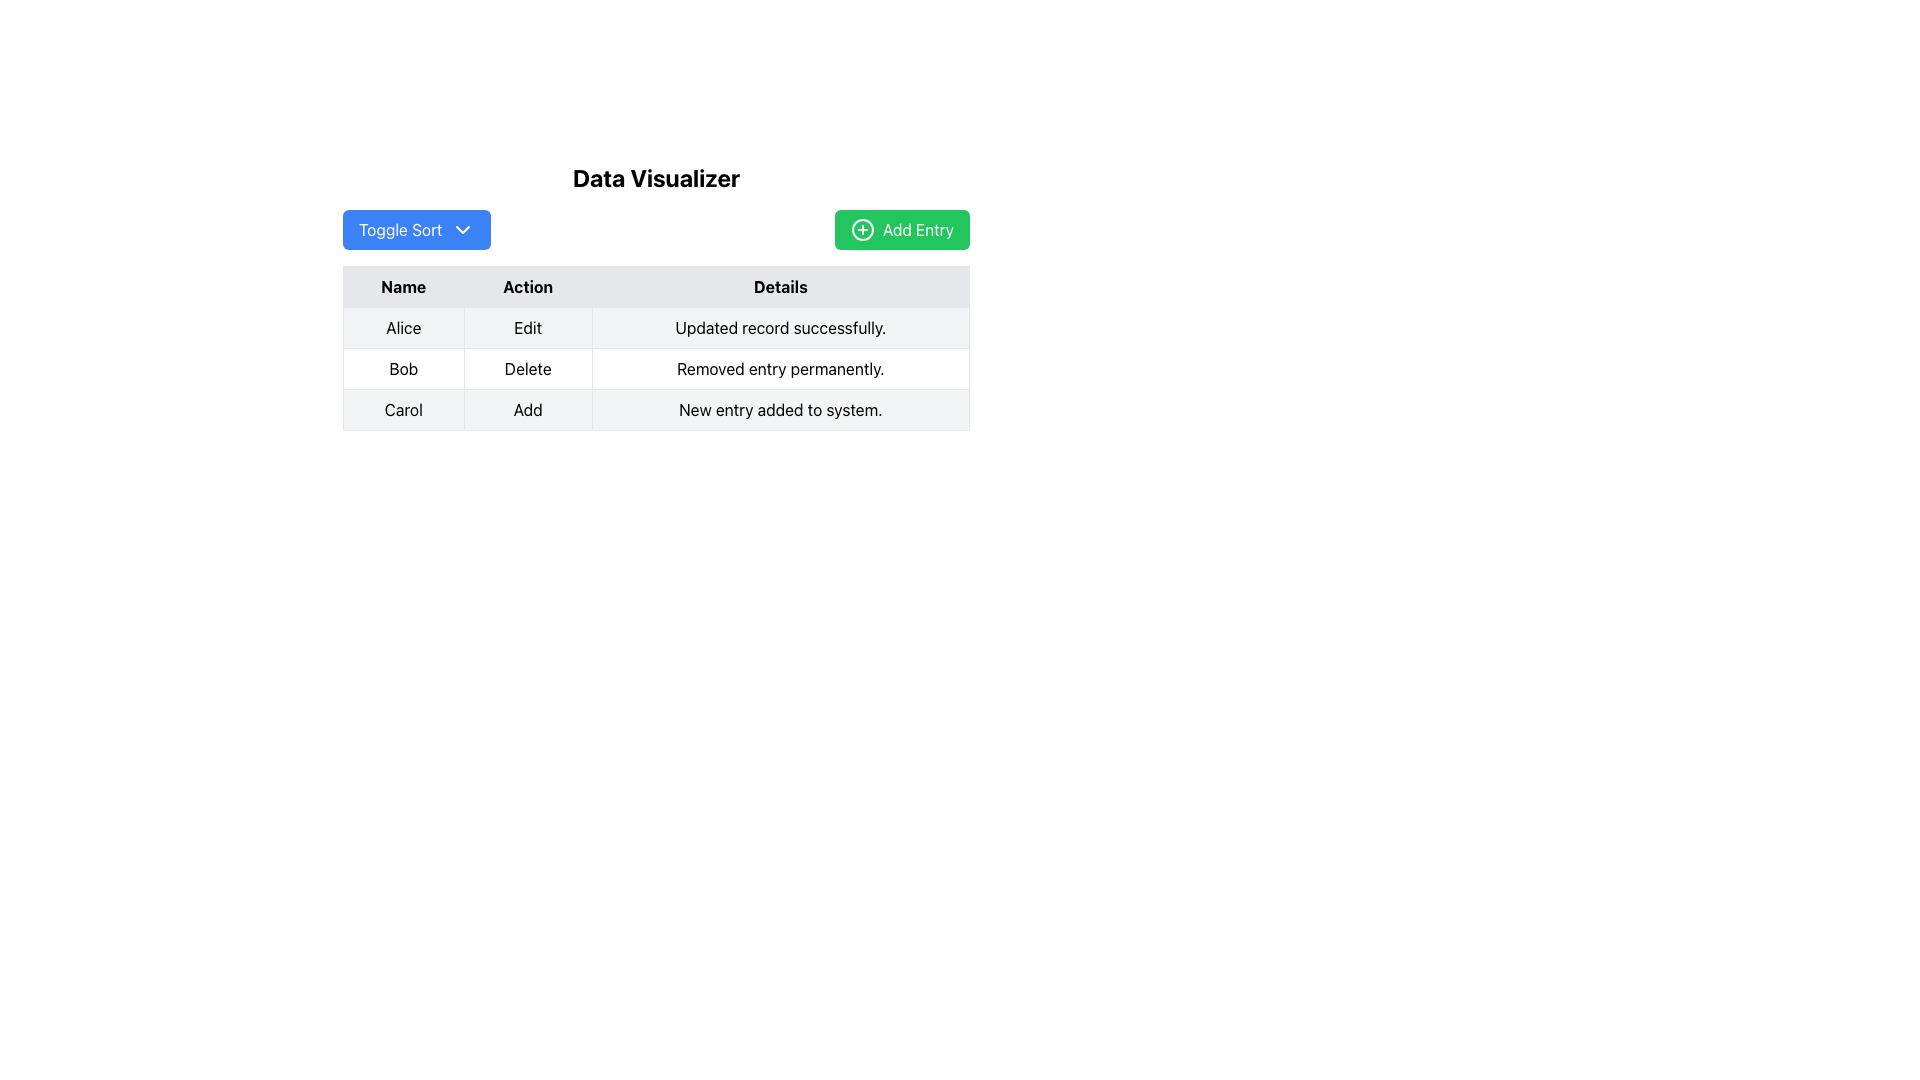  Describe the element at coordinates (901, 229) in the screenshot. I see `the green button labeled 'Add Entry' with a white '+' icon` at that location.